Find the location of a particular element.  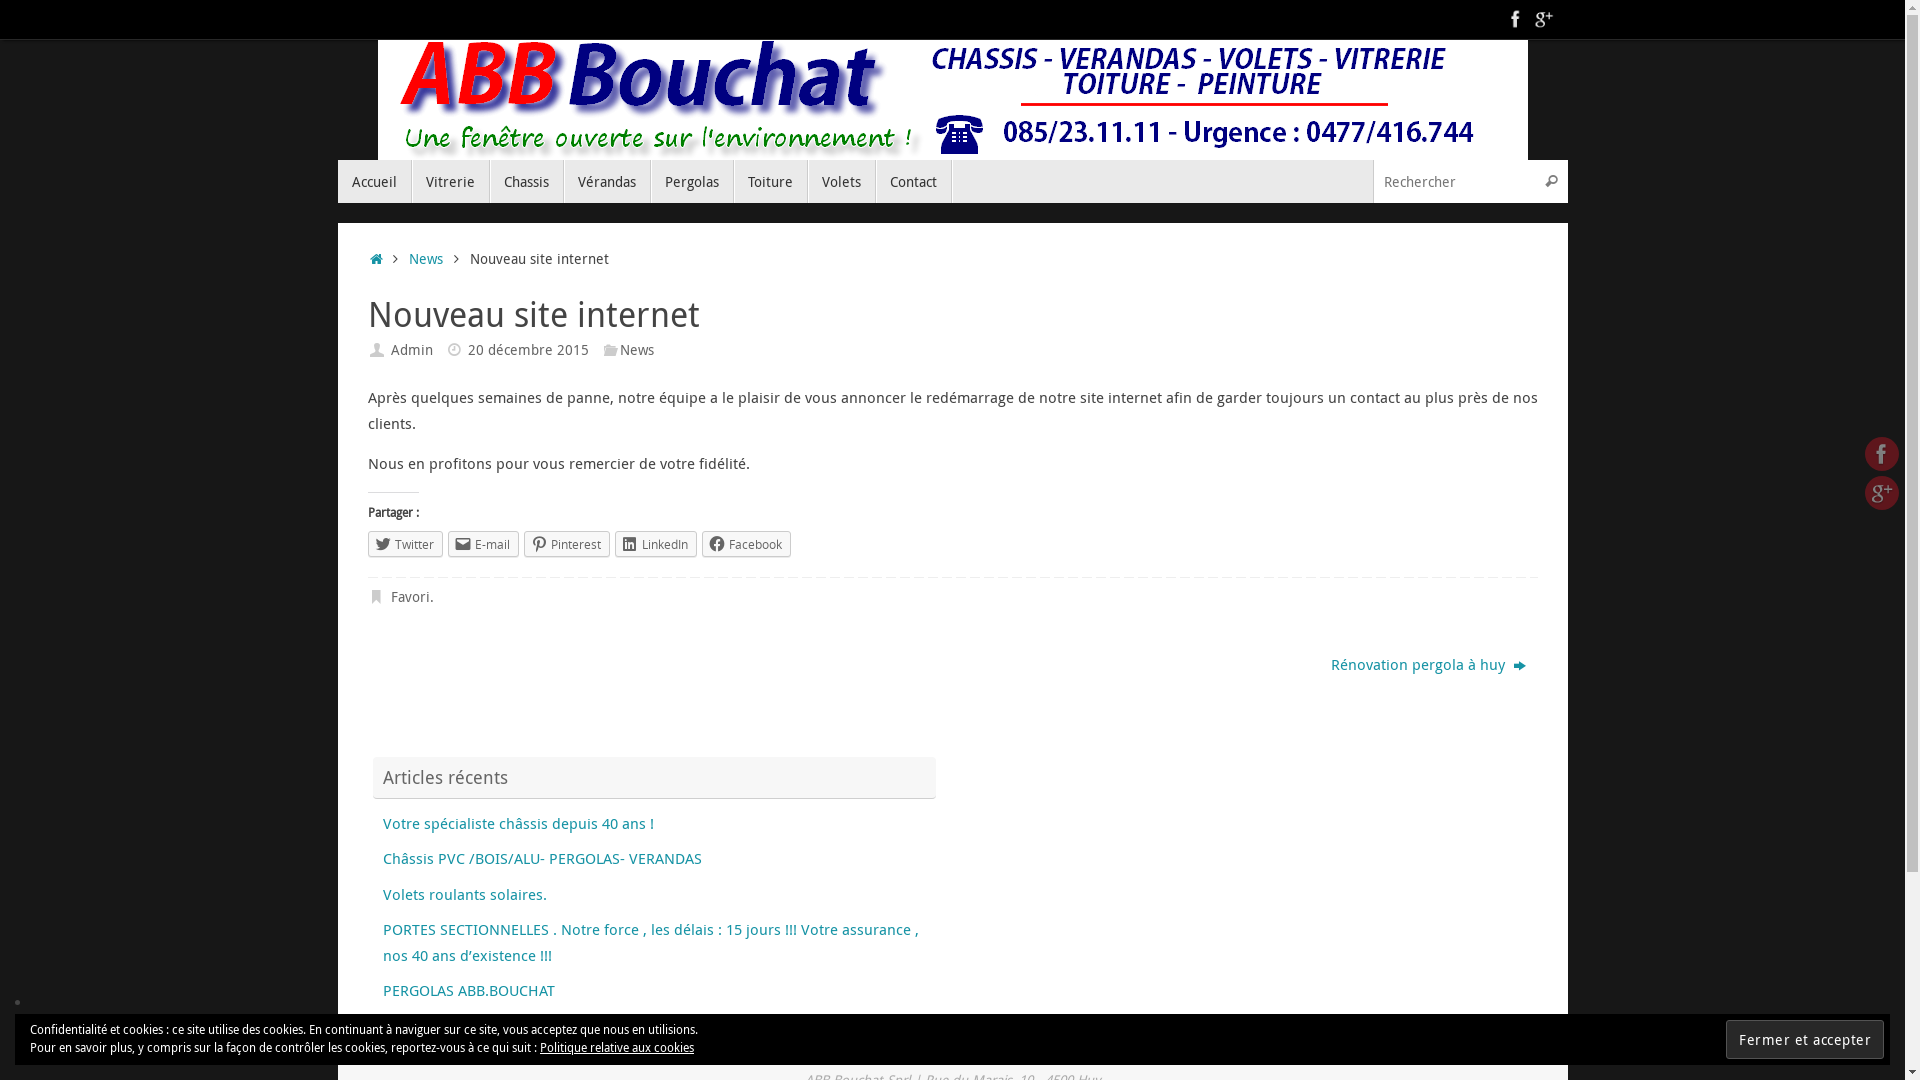

'Admin' is located at coordinates (411, 347).